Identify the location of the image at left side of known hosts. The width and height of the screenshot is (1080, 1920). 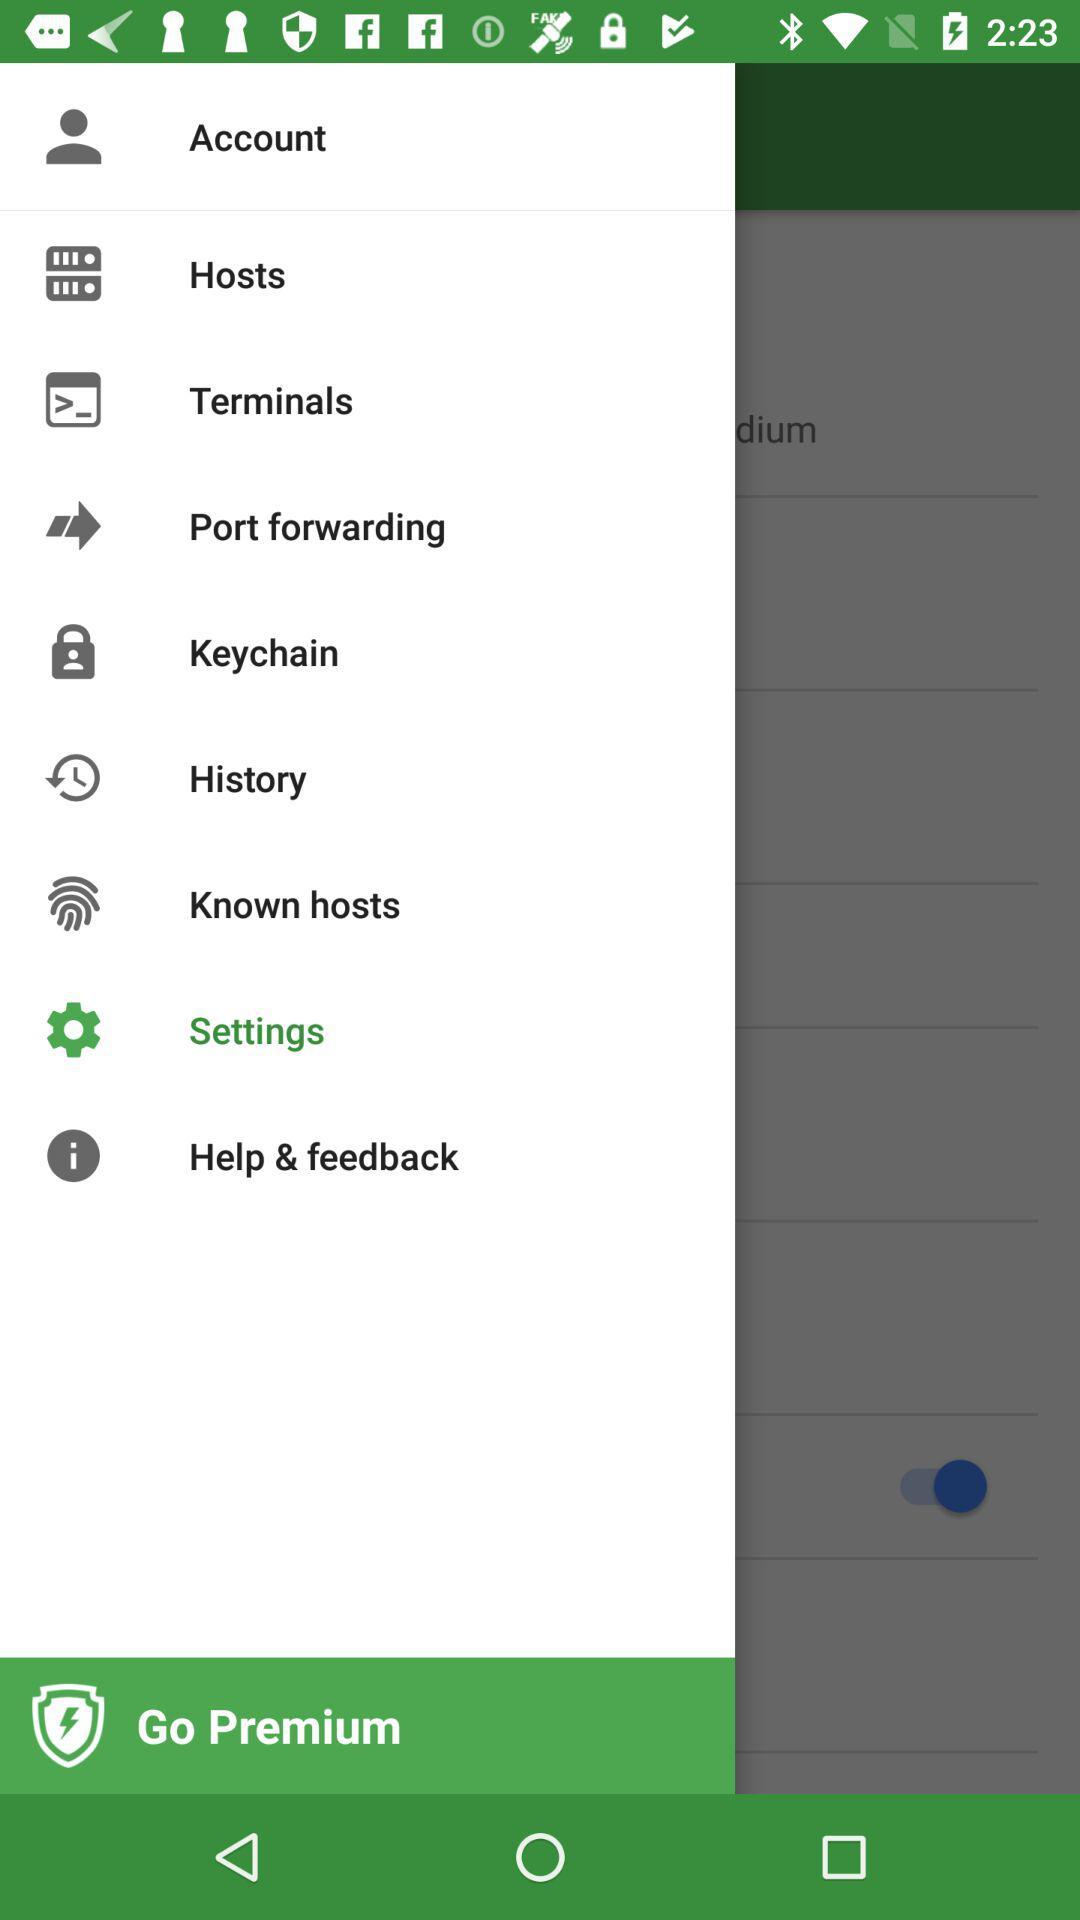
(72, 902).